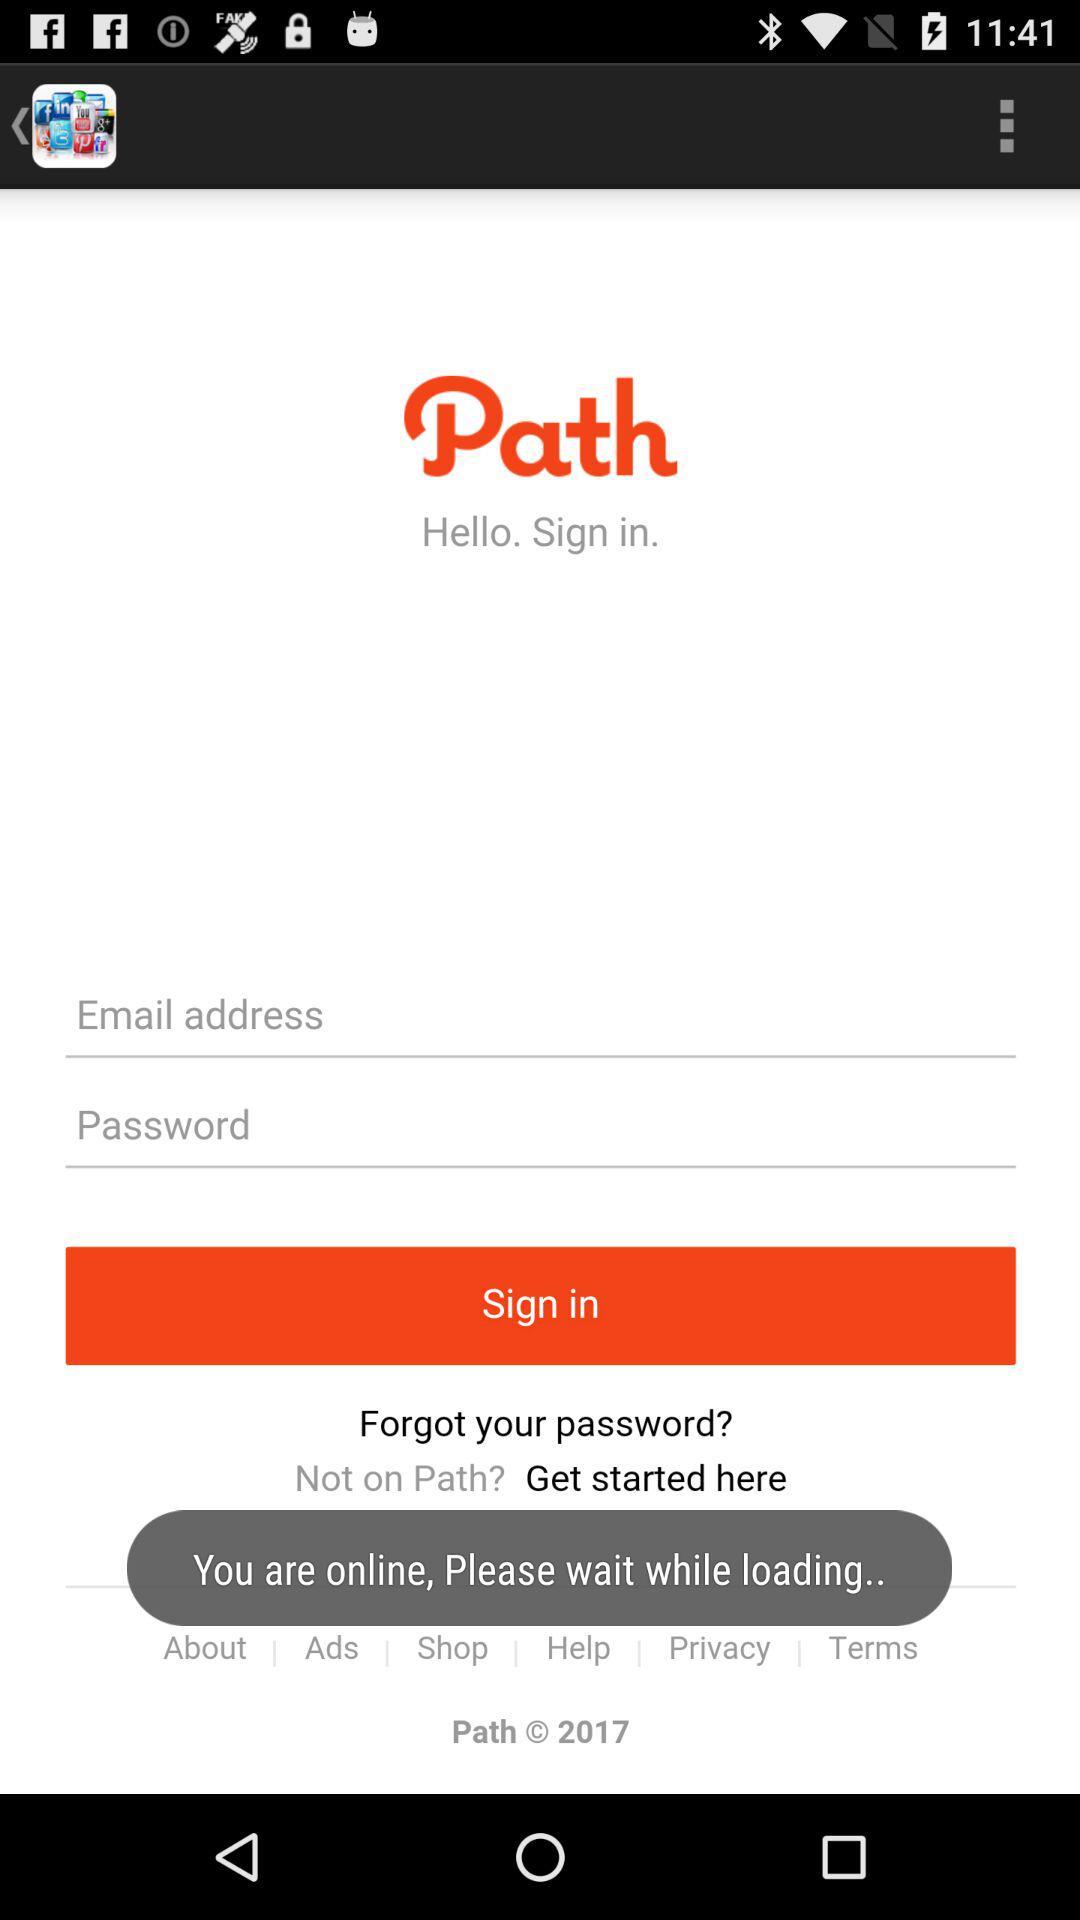  Describe the element at coordinates (540, 991) in the screenshot. I see `web page` at that location.